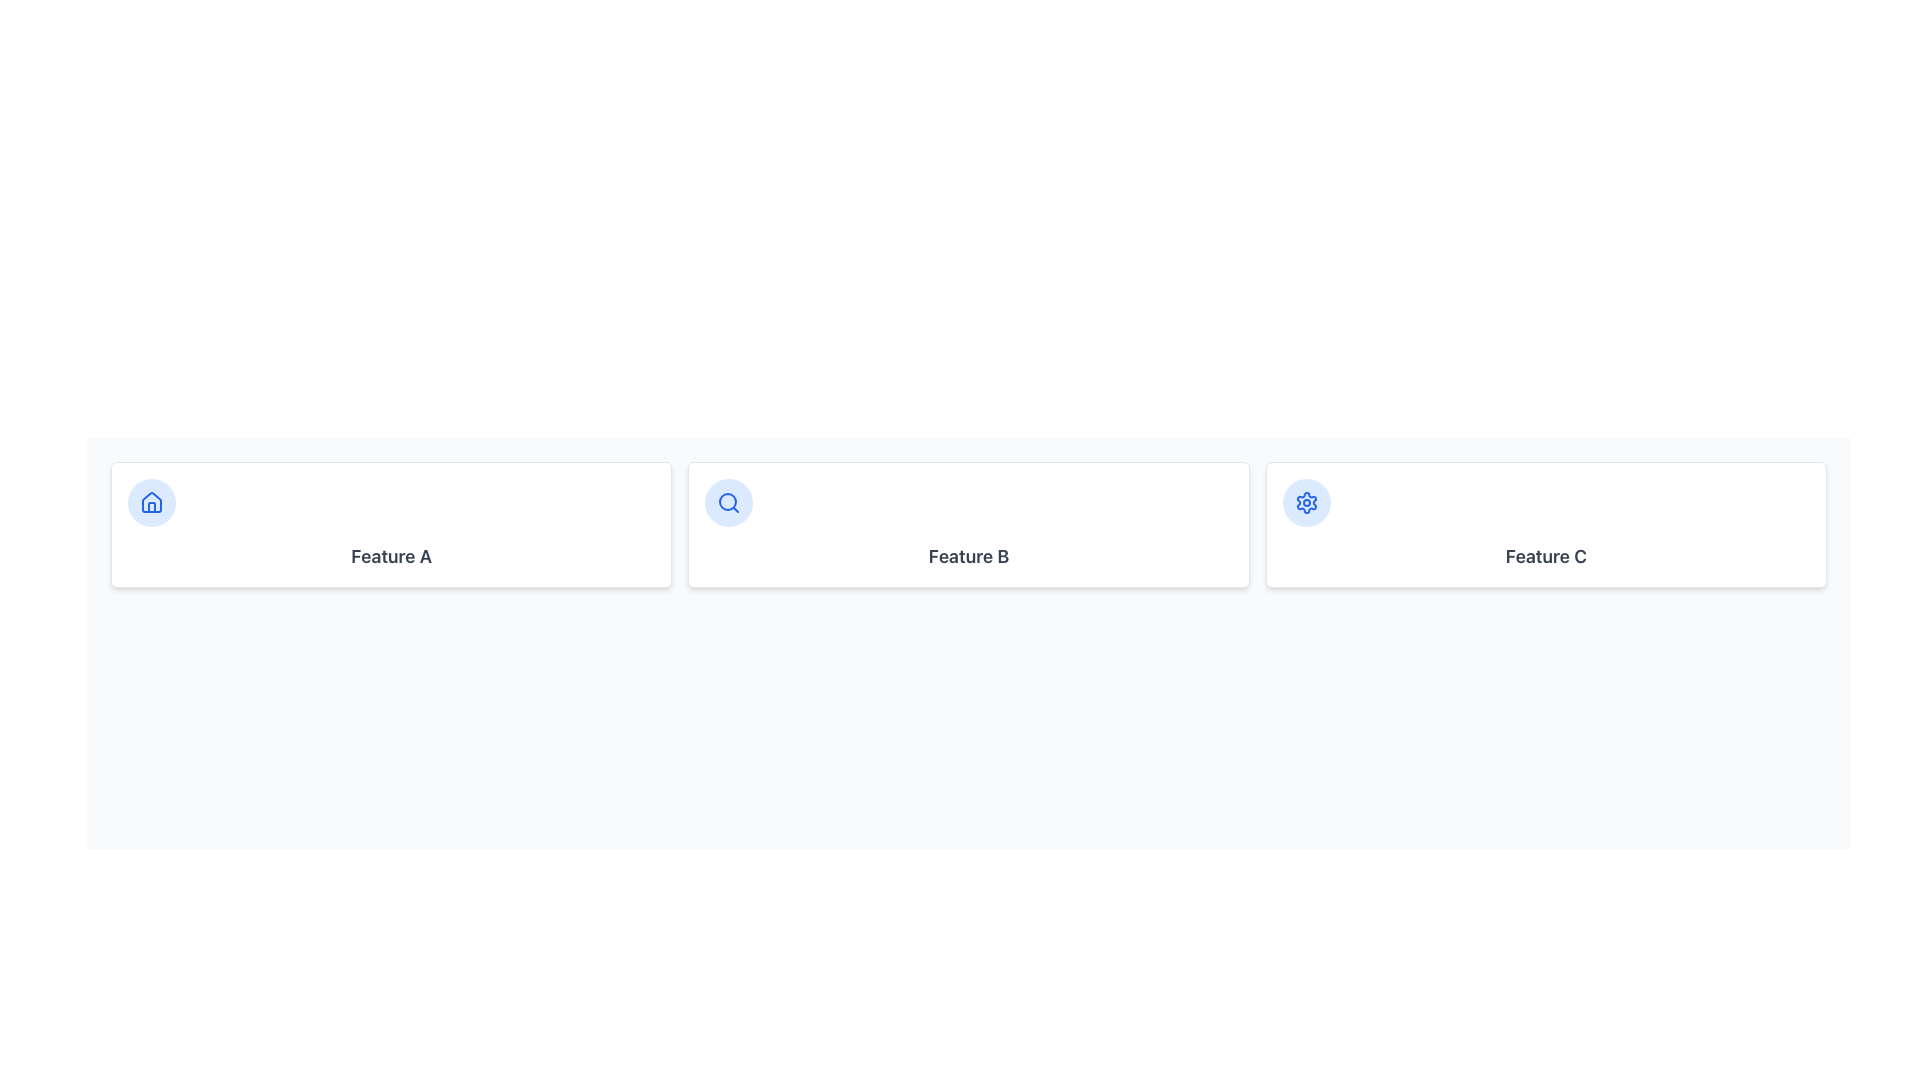 This screenshot has width=1920, height=1080. What do you see at coordinates (1545, 556) in the screenshot?
I see `the text label located at the bottom right of the last card, which displays the title for the associated feature and is surrounded by a circular blue background` at bounding box center [1545, 556].